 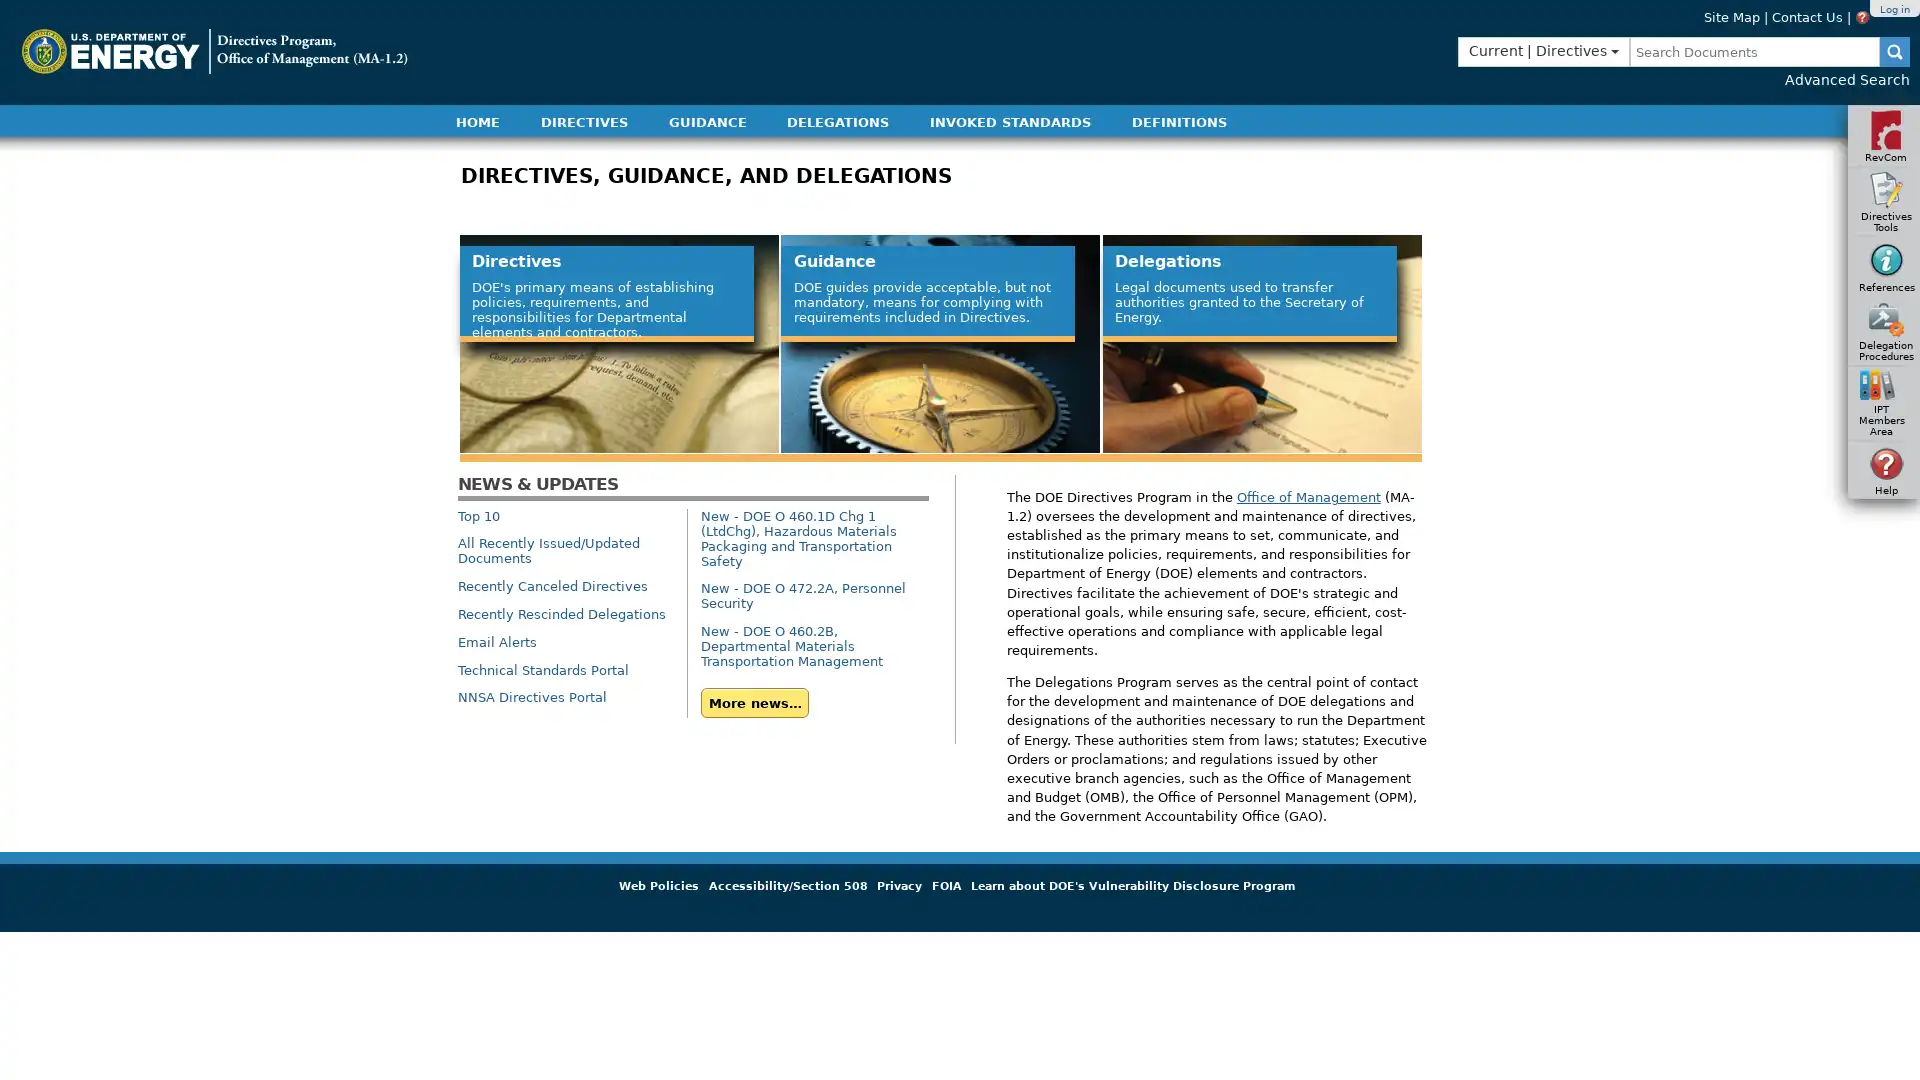 What do you see at coordinates (1543, 50) in the screenshot?
I see `Current | Directives` at bounding box center [1543, 50].